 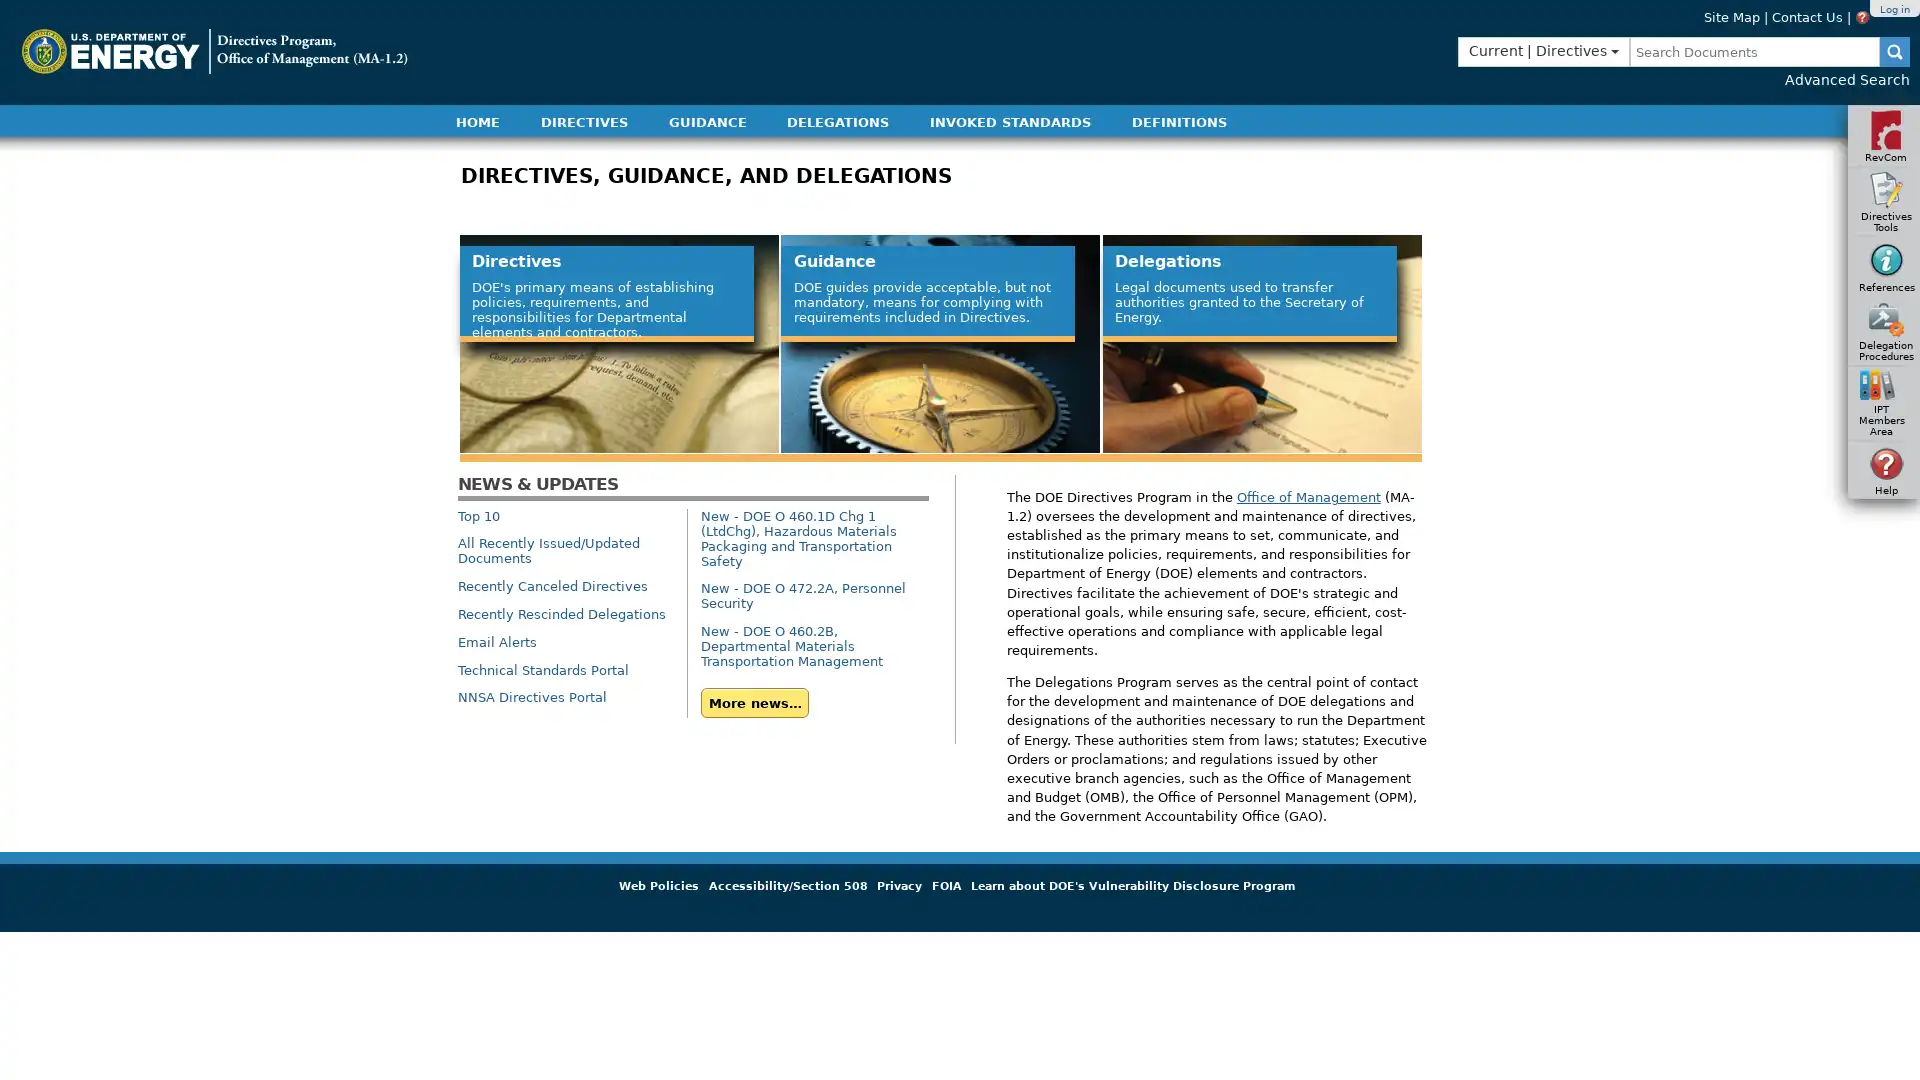 What do you see at coordinates (1543, 50) in the screenshot?
I see `Current | Directives` at bounding box center [1543, 50].